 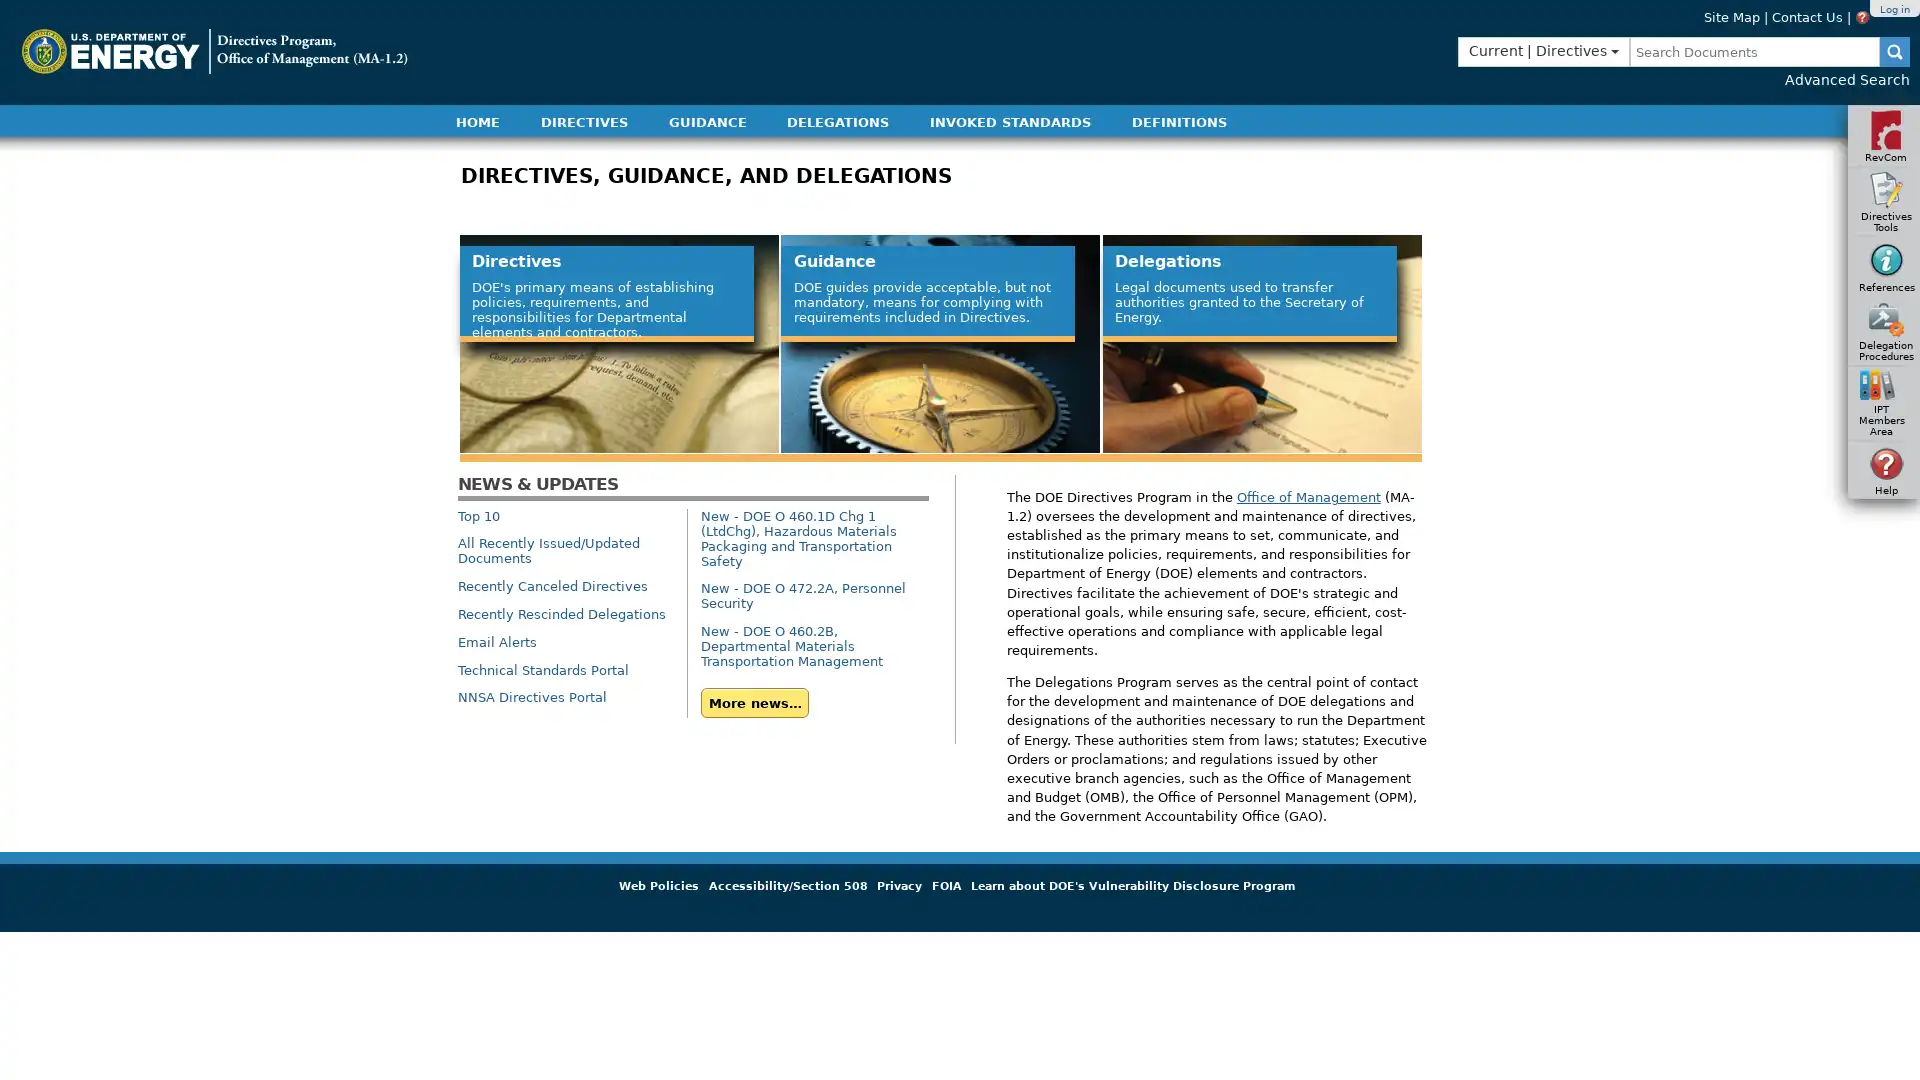 What do you see at coordinates (1543, 50) in the screenshot?
I see `Current | Directives` at bounding box center [1543, 50].